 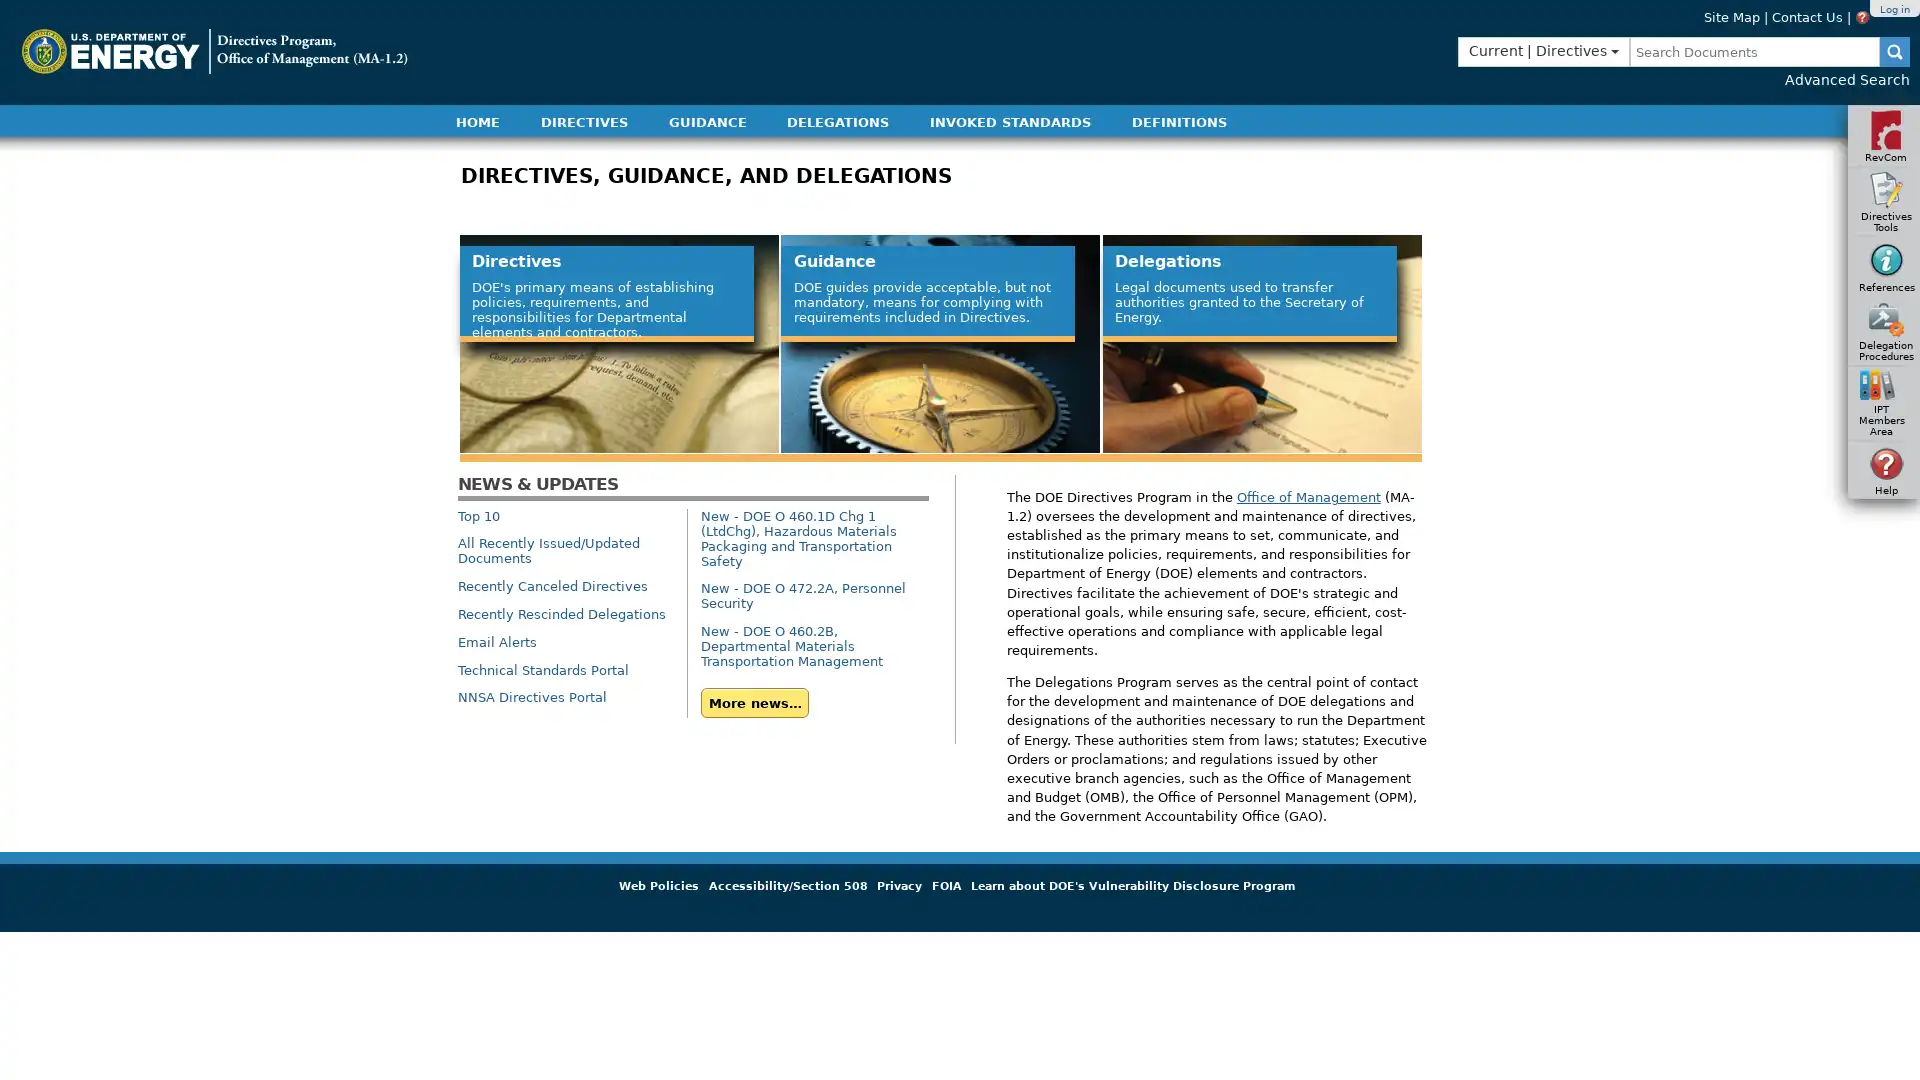 What do you see at coordinates (1543, 50) in the screenshot?
I see `Current | Directives` at bounding box center [1543, 50].